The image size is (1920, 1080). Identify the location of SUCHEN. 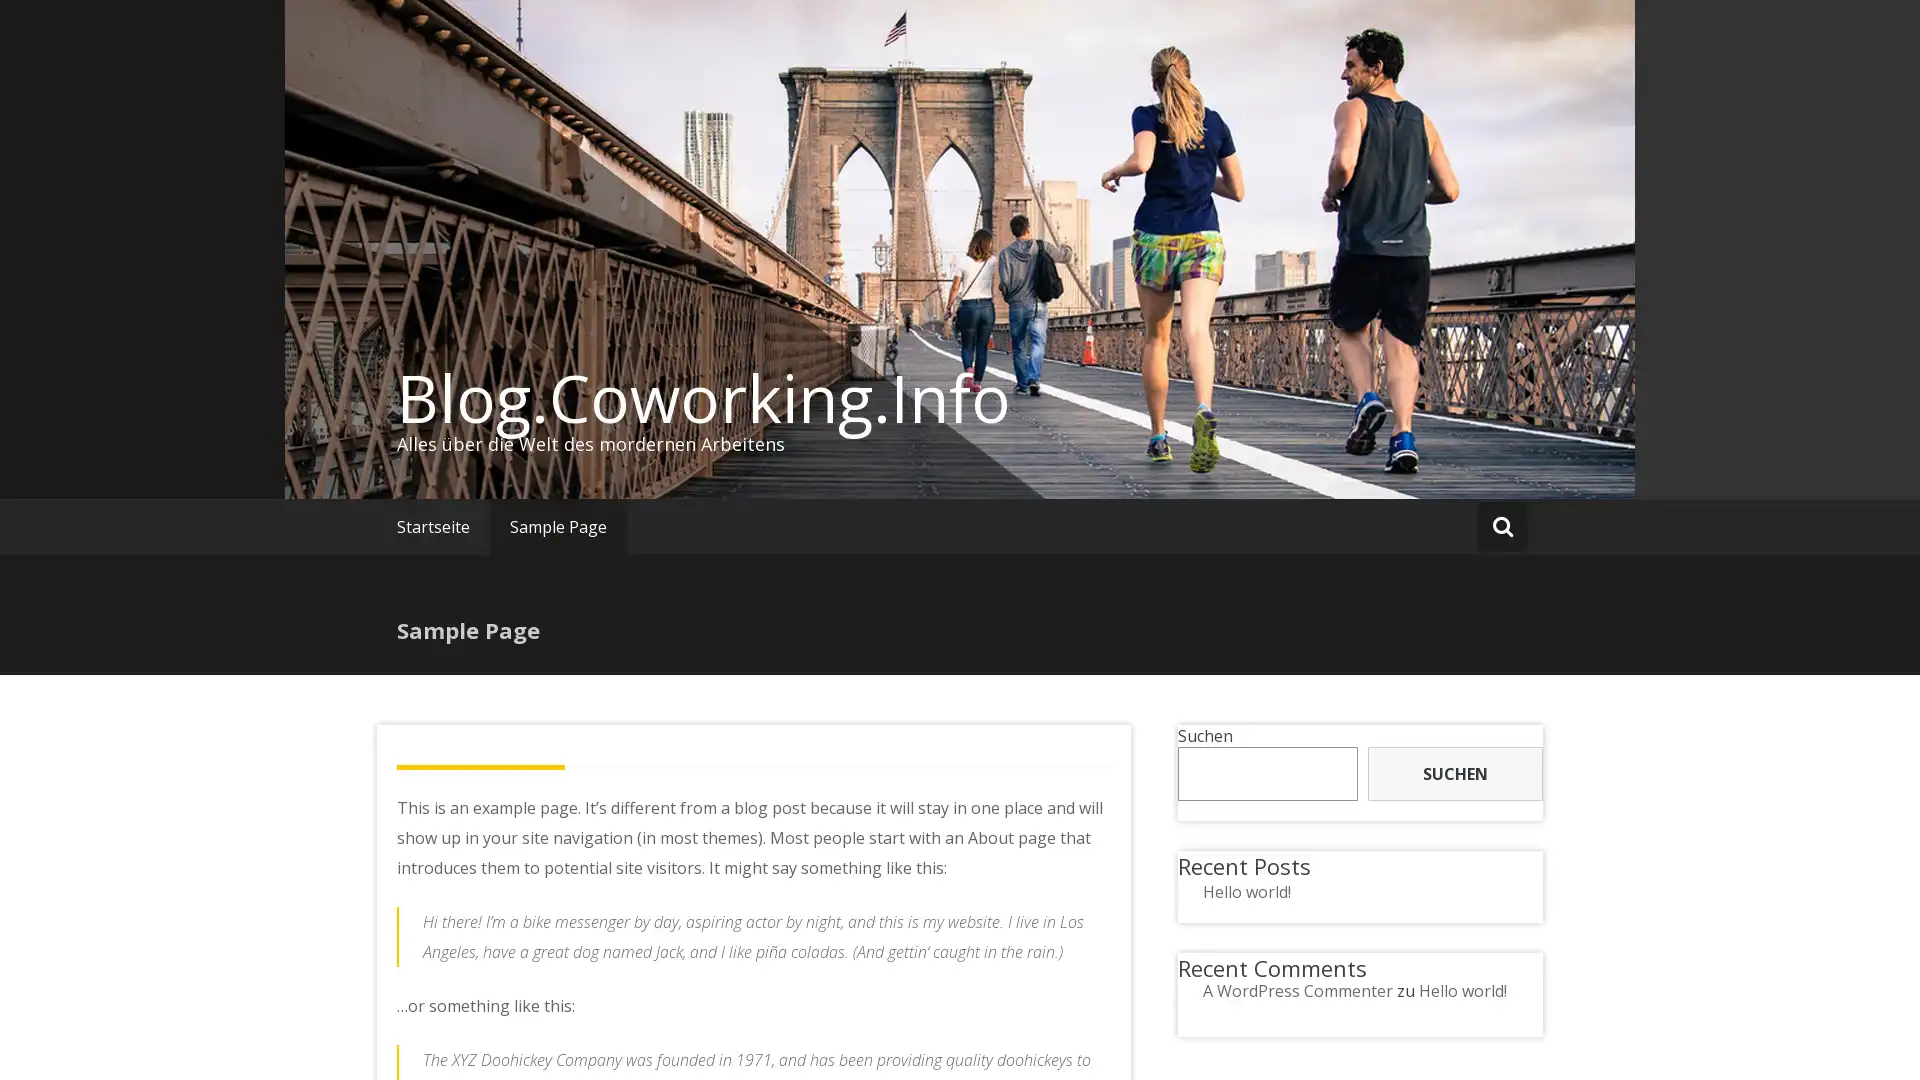
(1454, 773).